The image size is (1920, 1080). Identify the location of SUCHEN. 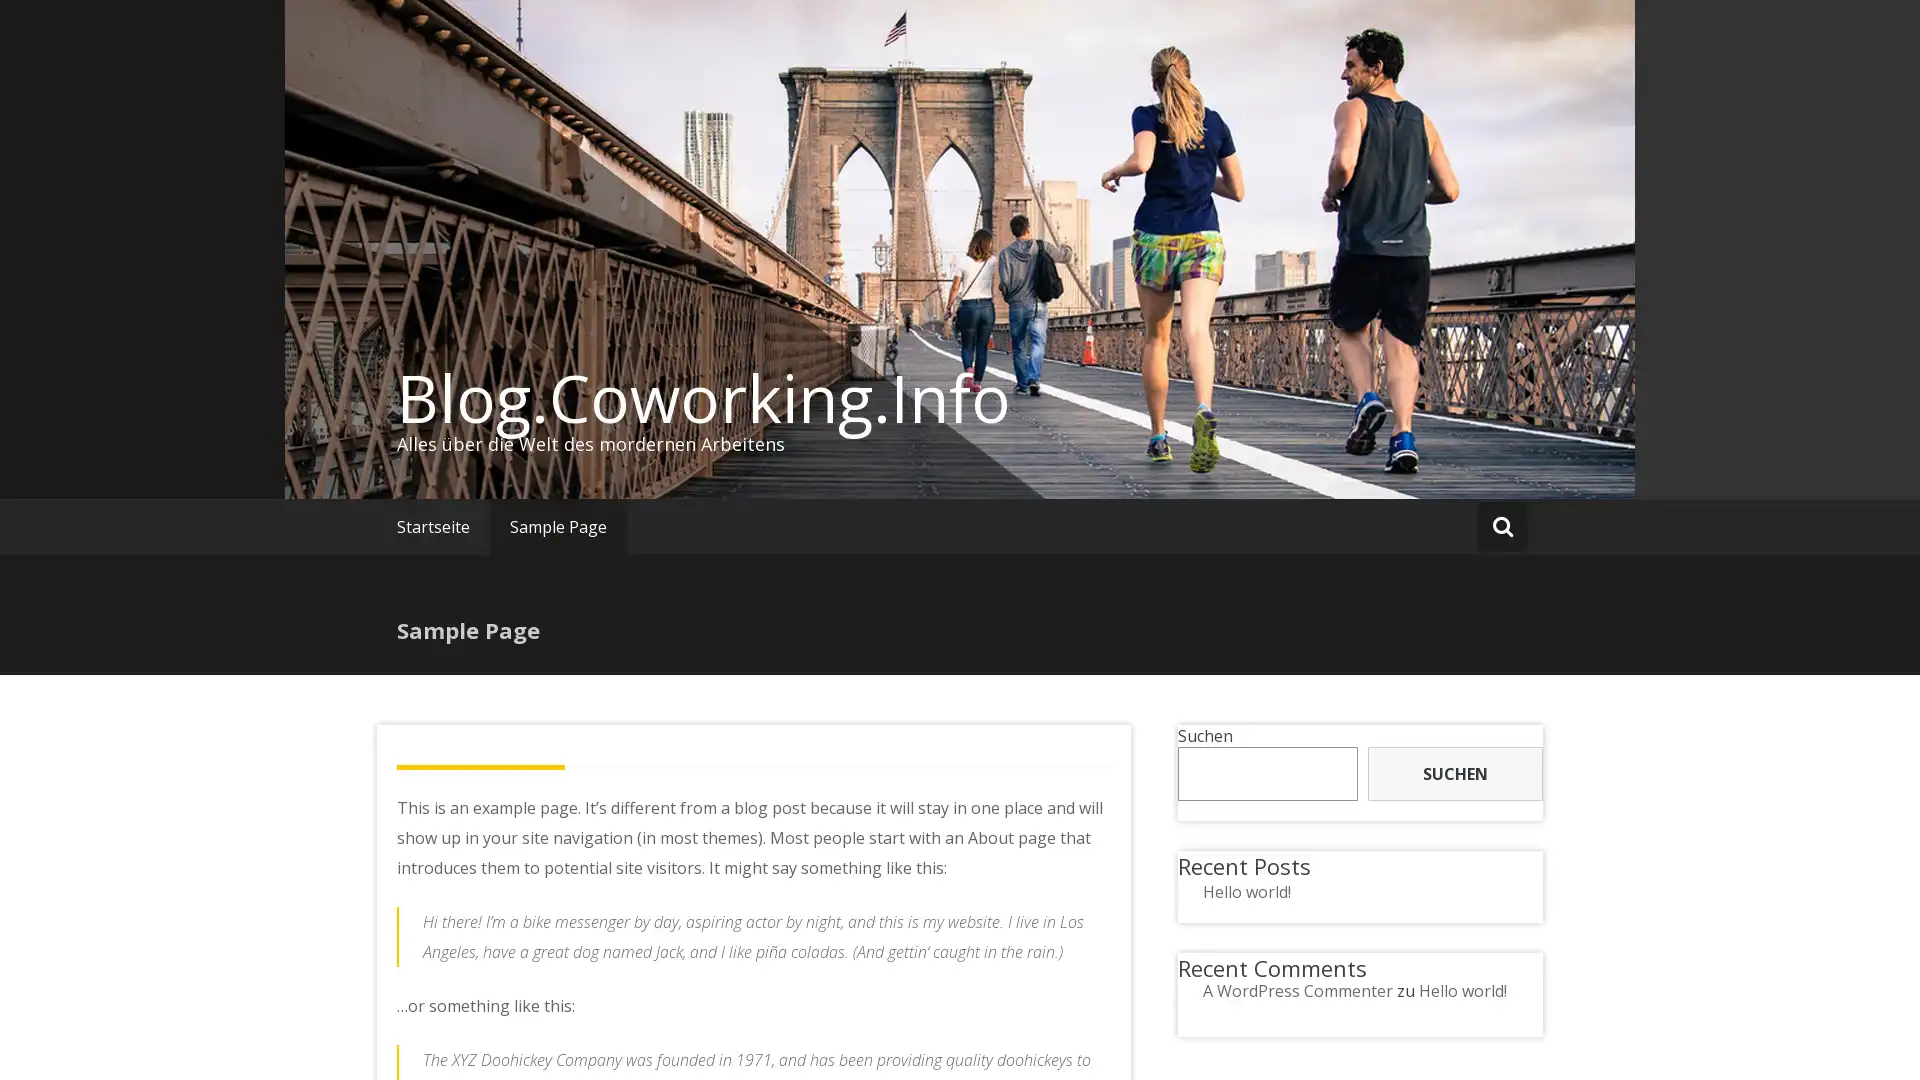
(1454, 773).